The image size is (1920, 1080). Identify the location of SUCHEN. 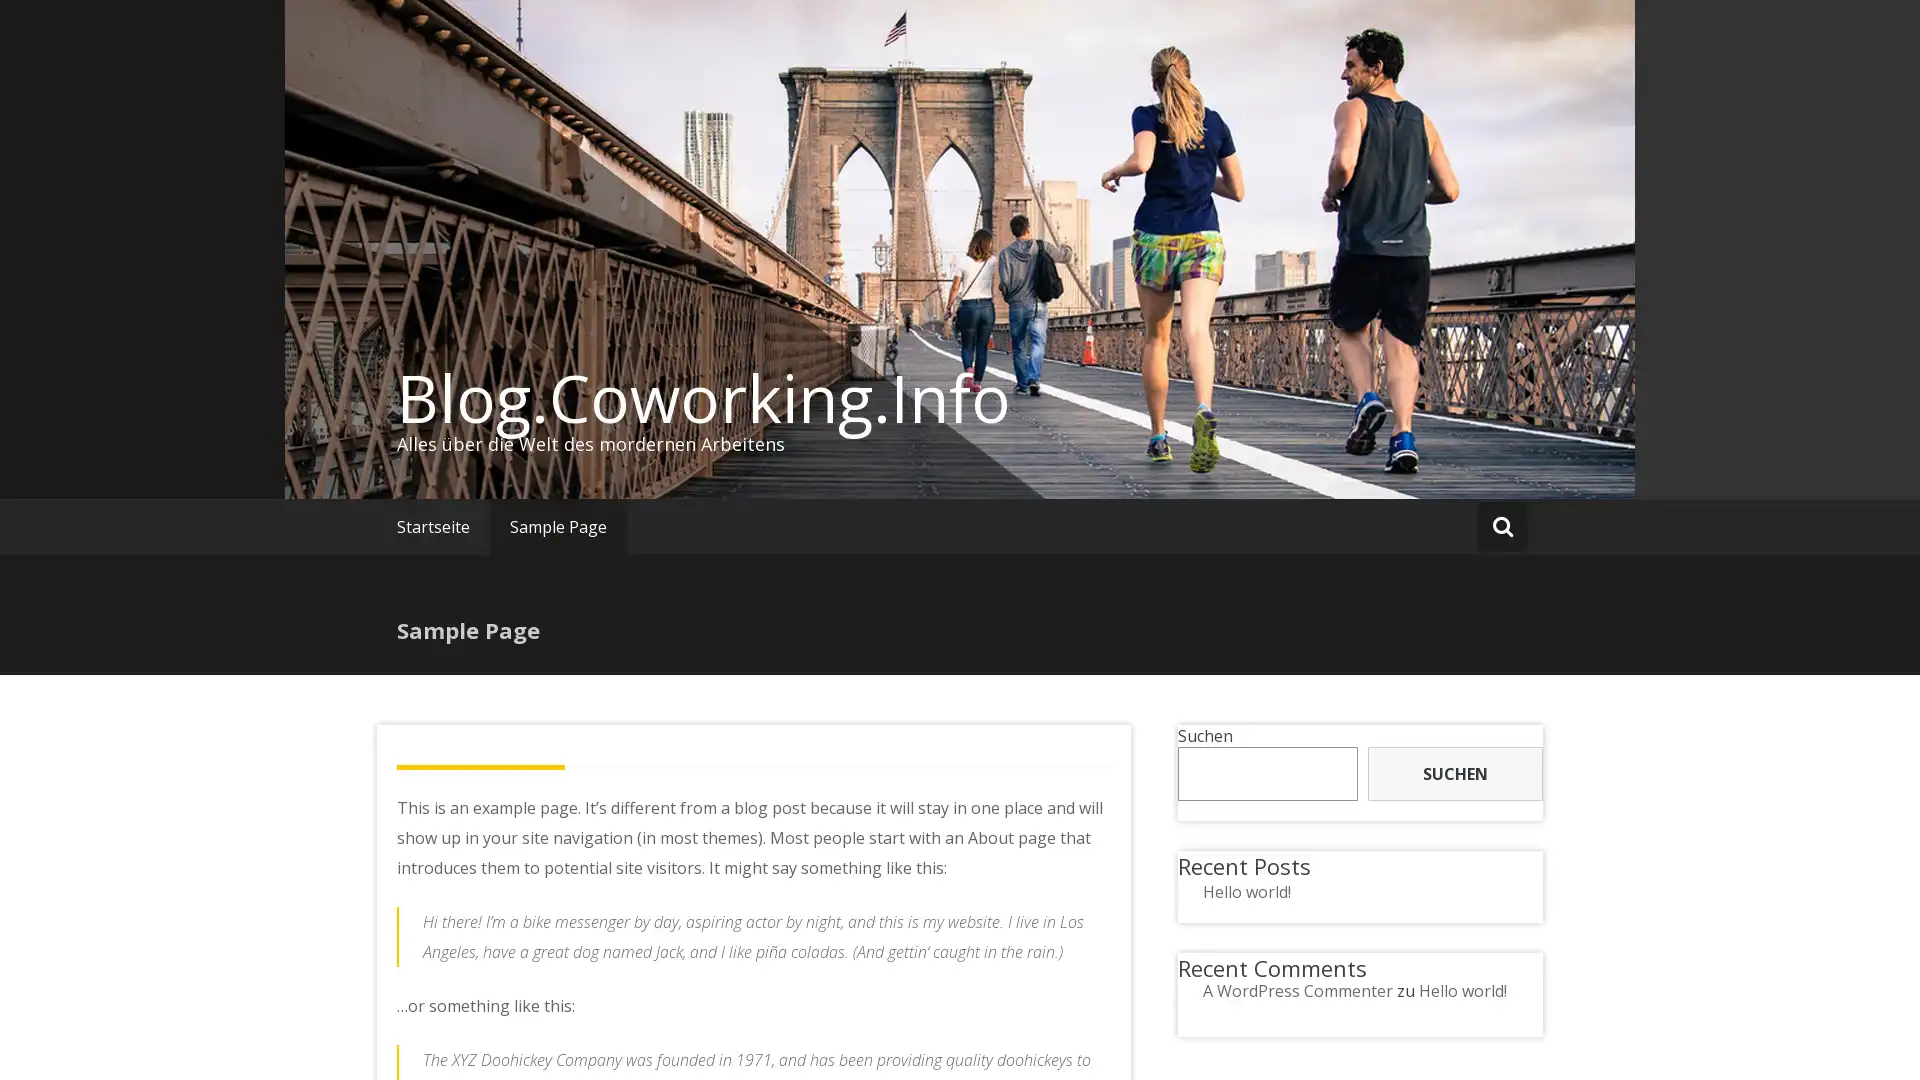
(1454, 773).